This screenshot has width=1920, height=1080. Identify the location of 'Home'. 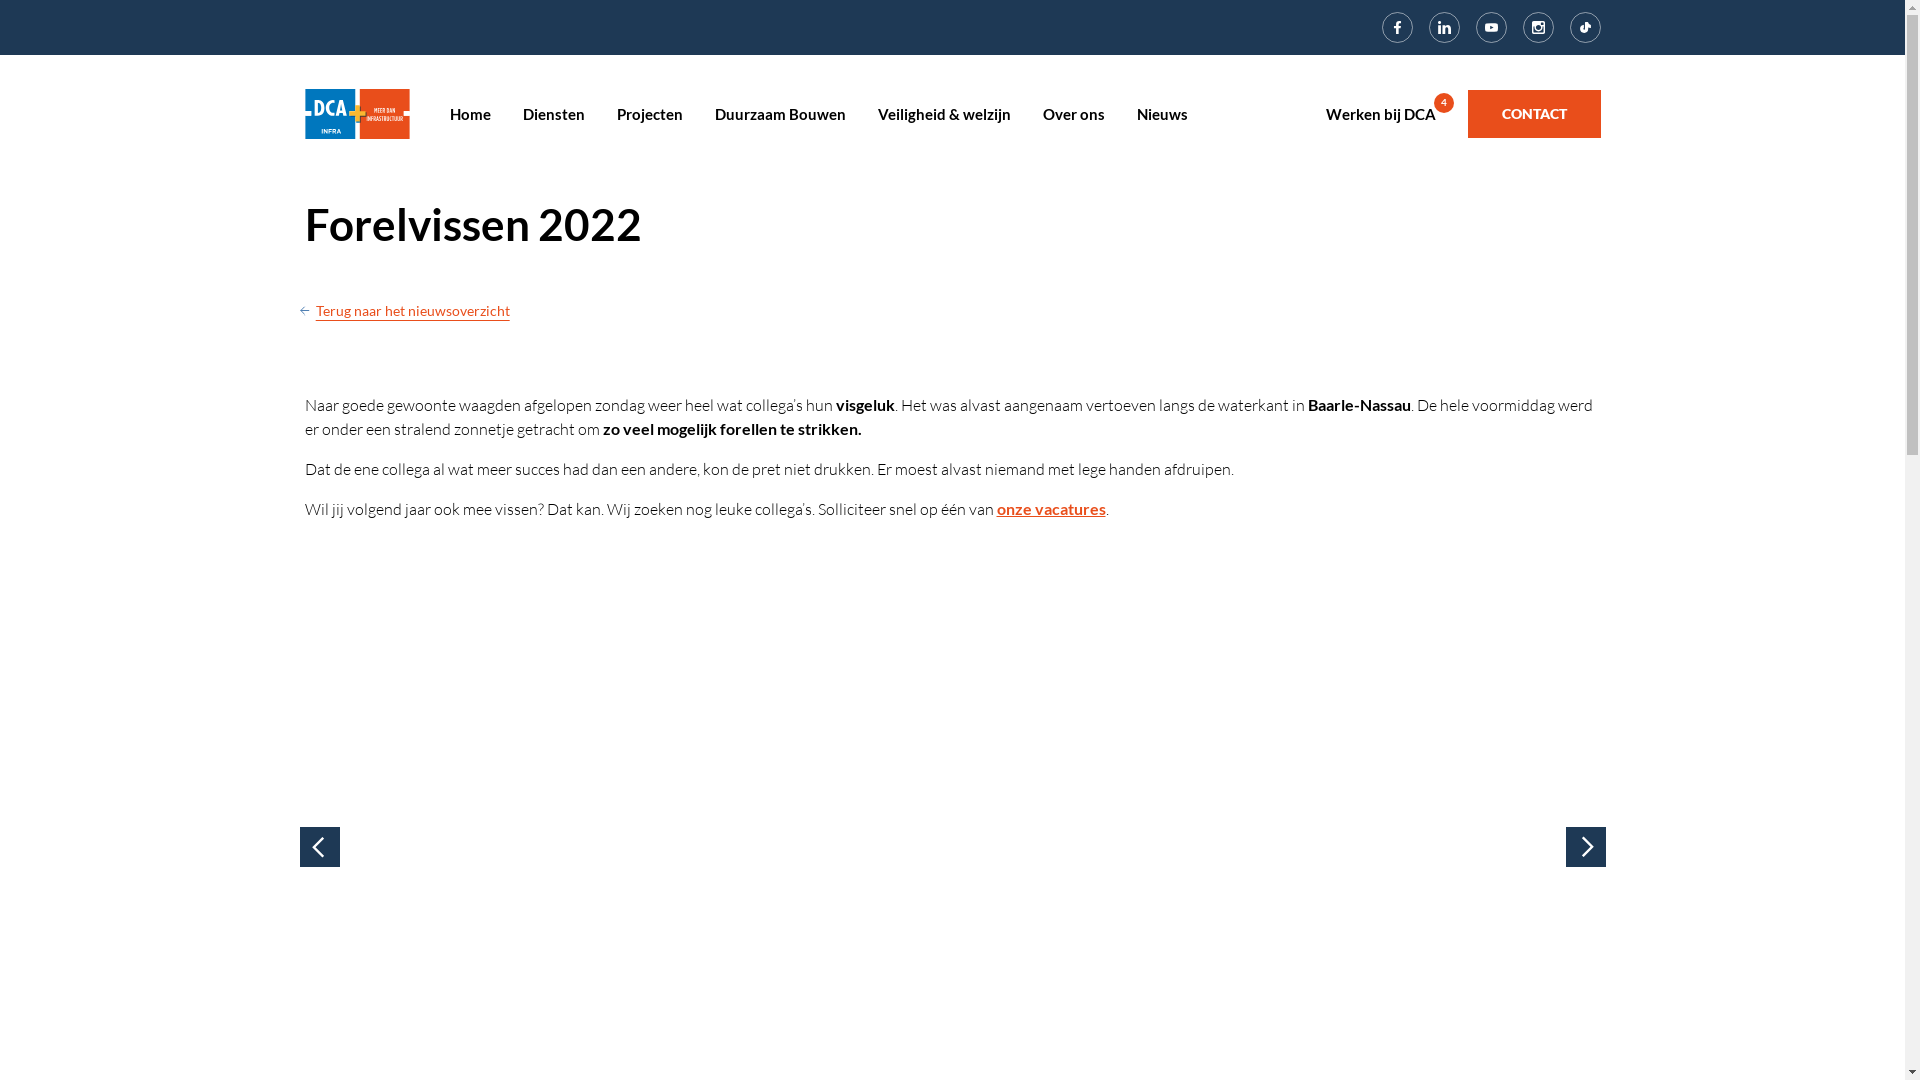
(356, 111).